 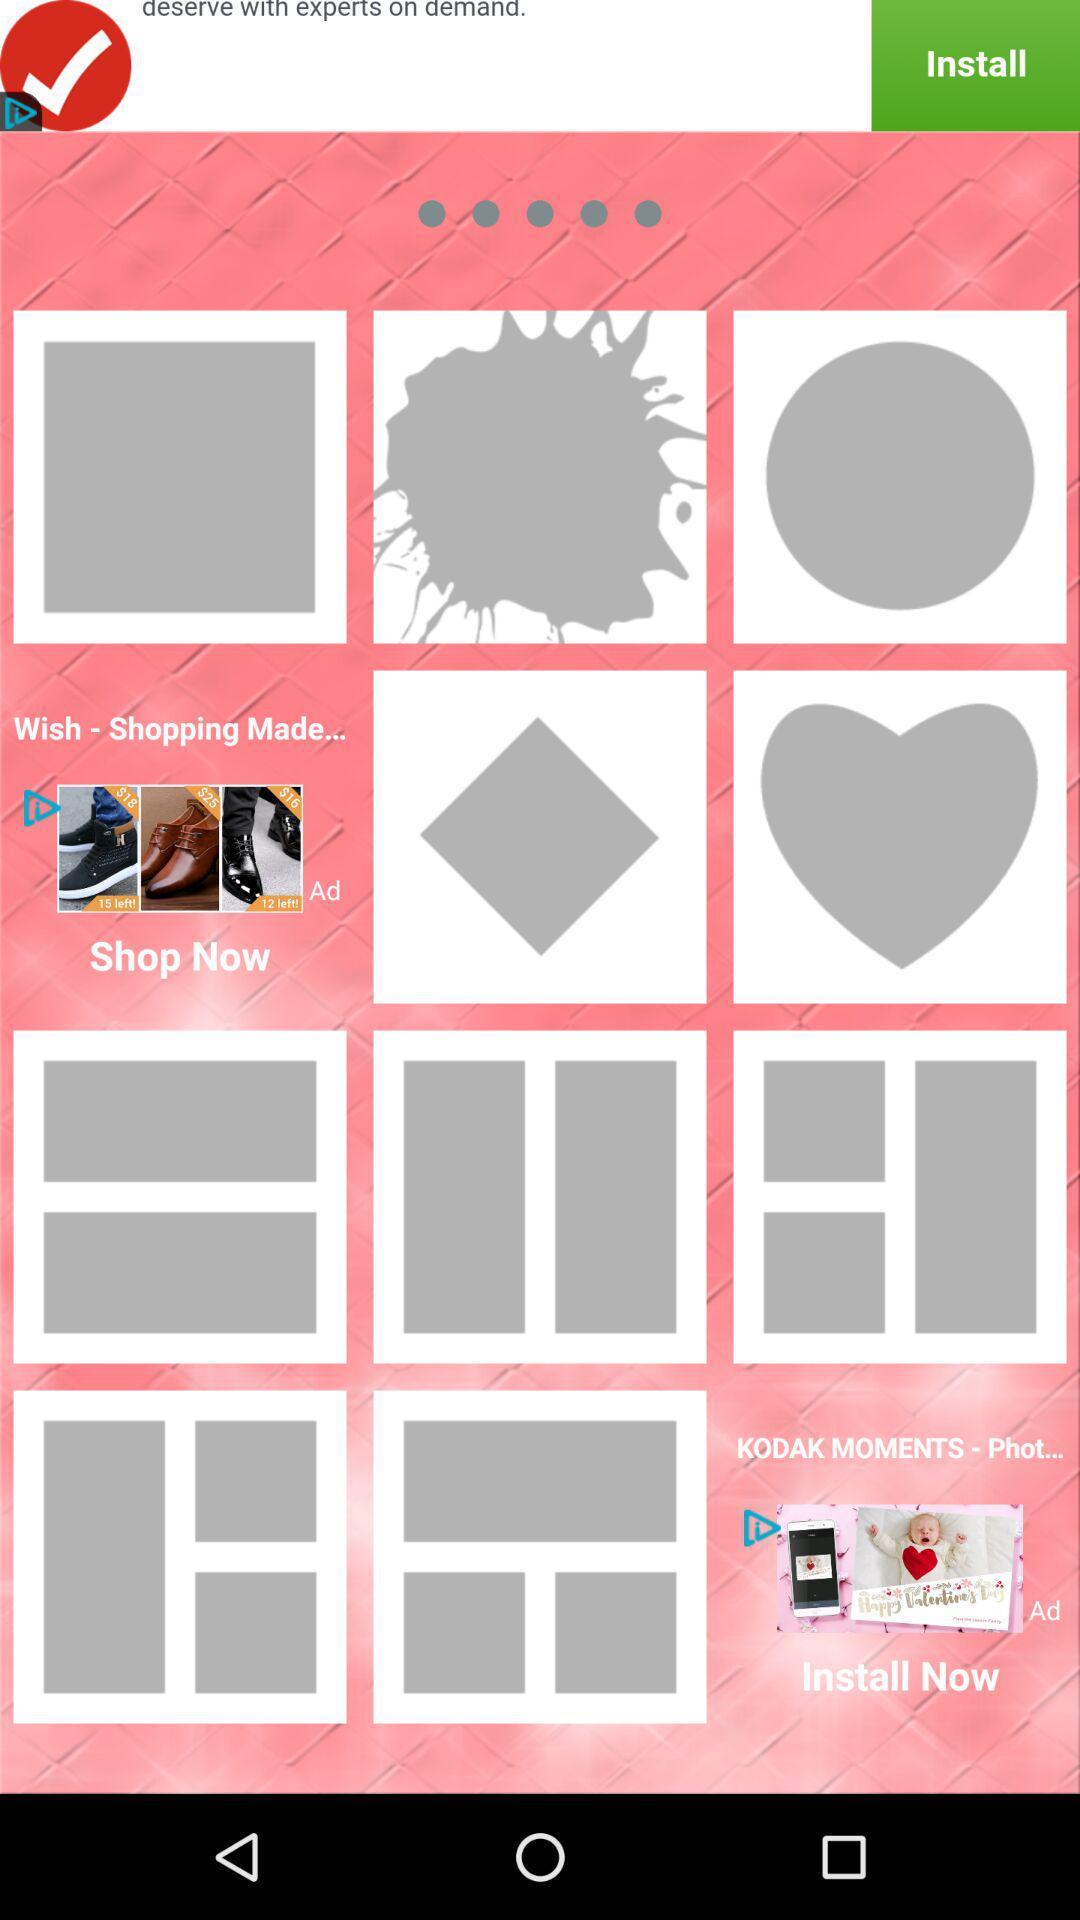 What do you see at coordinates (180, 848) in the screenshot?
I see `website` at bounding box center [180, 848].